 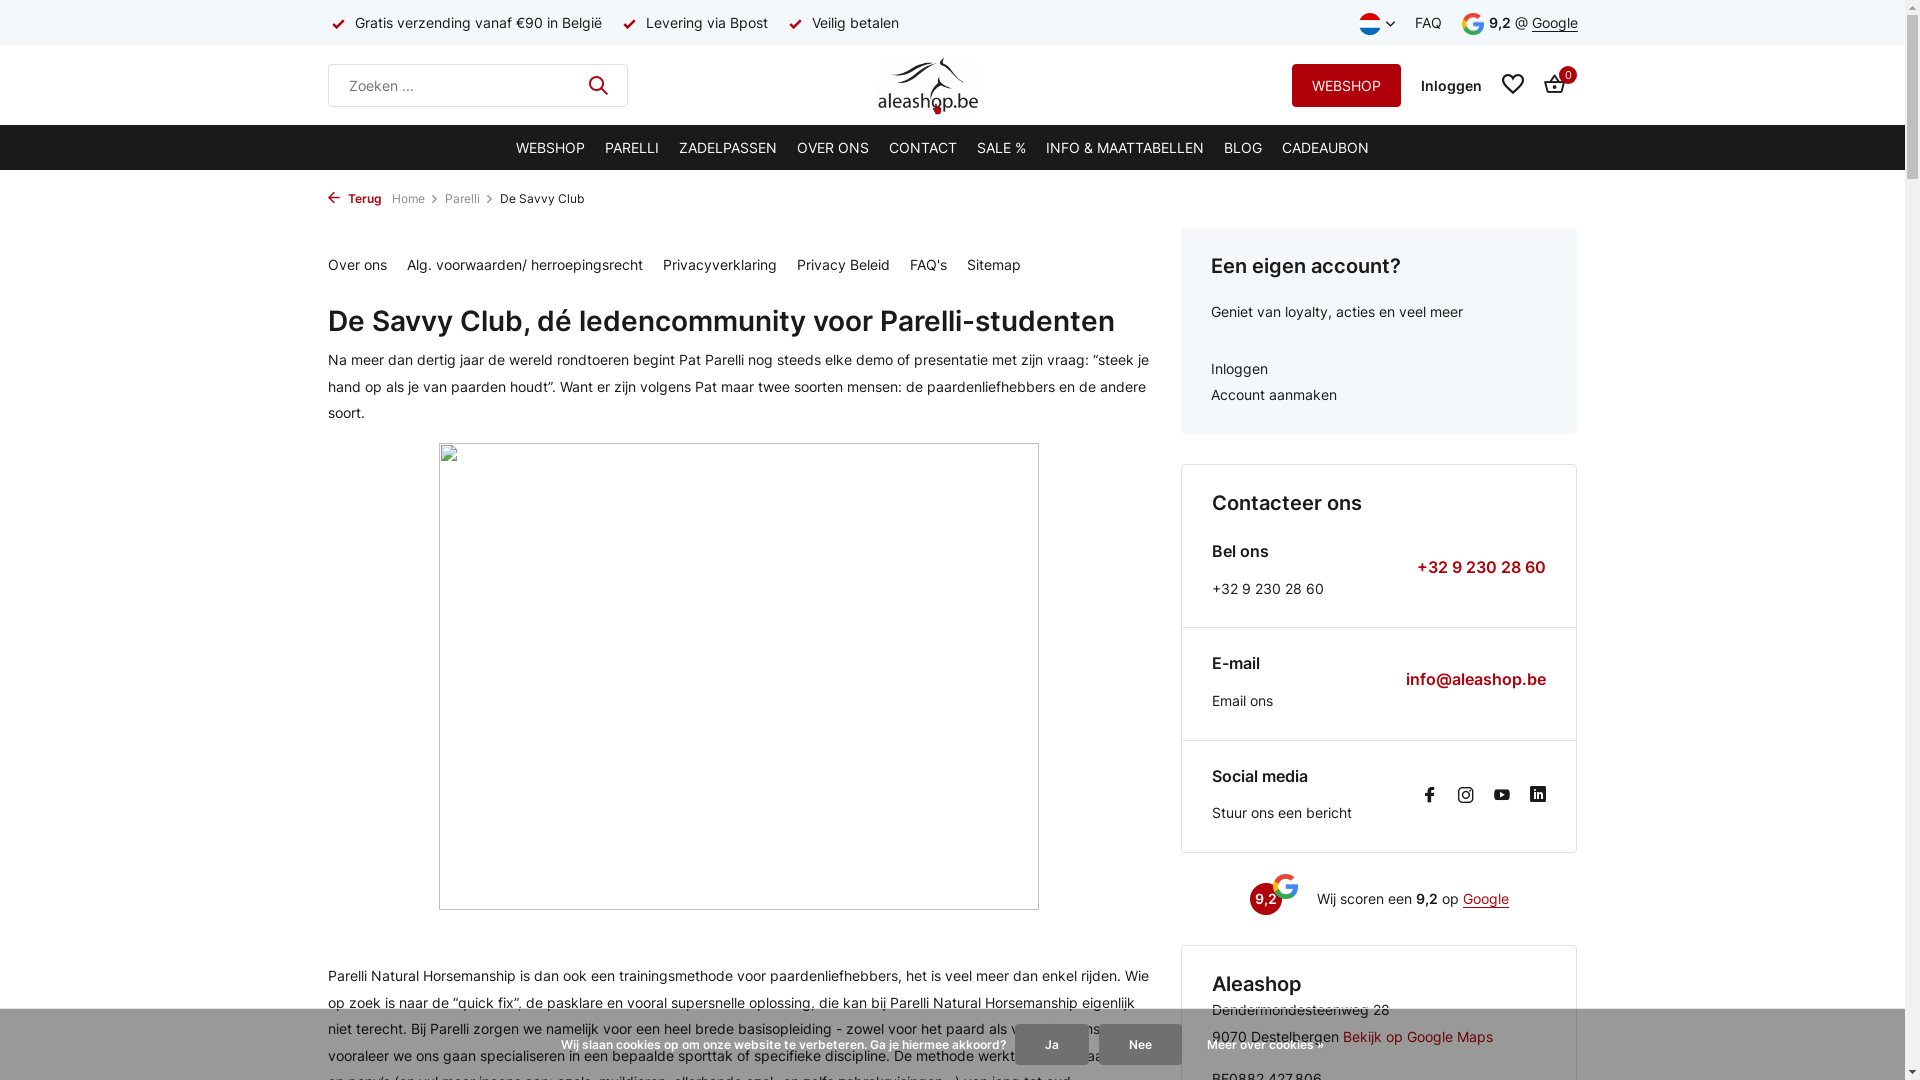 I want to click on 'info@aleashop.be', so click(x=1405, y=678).